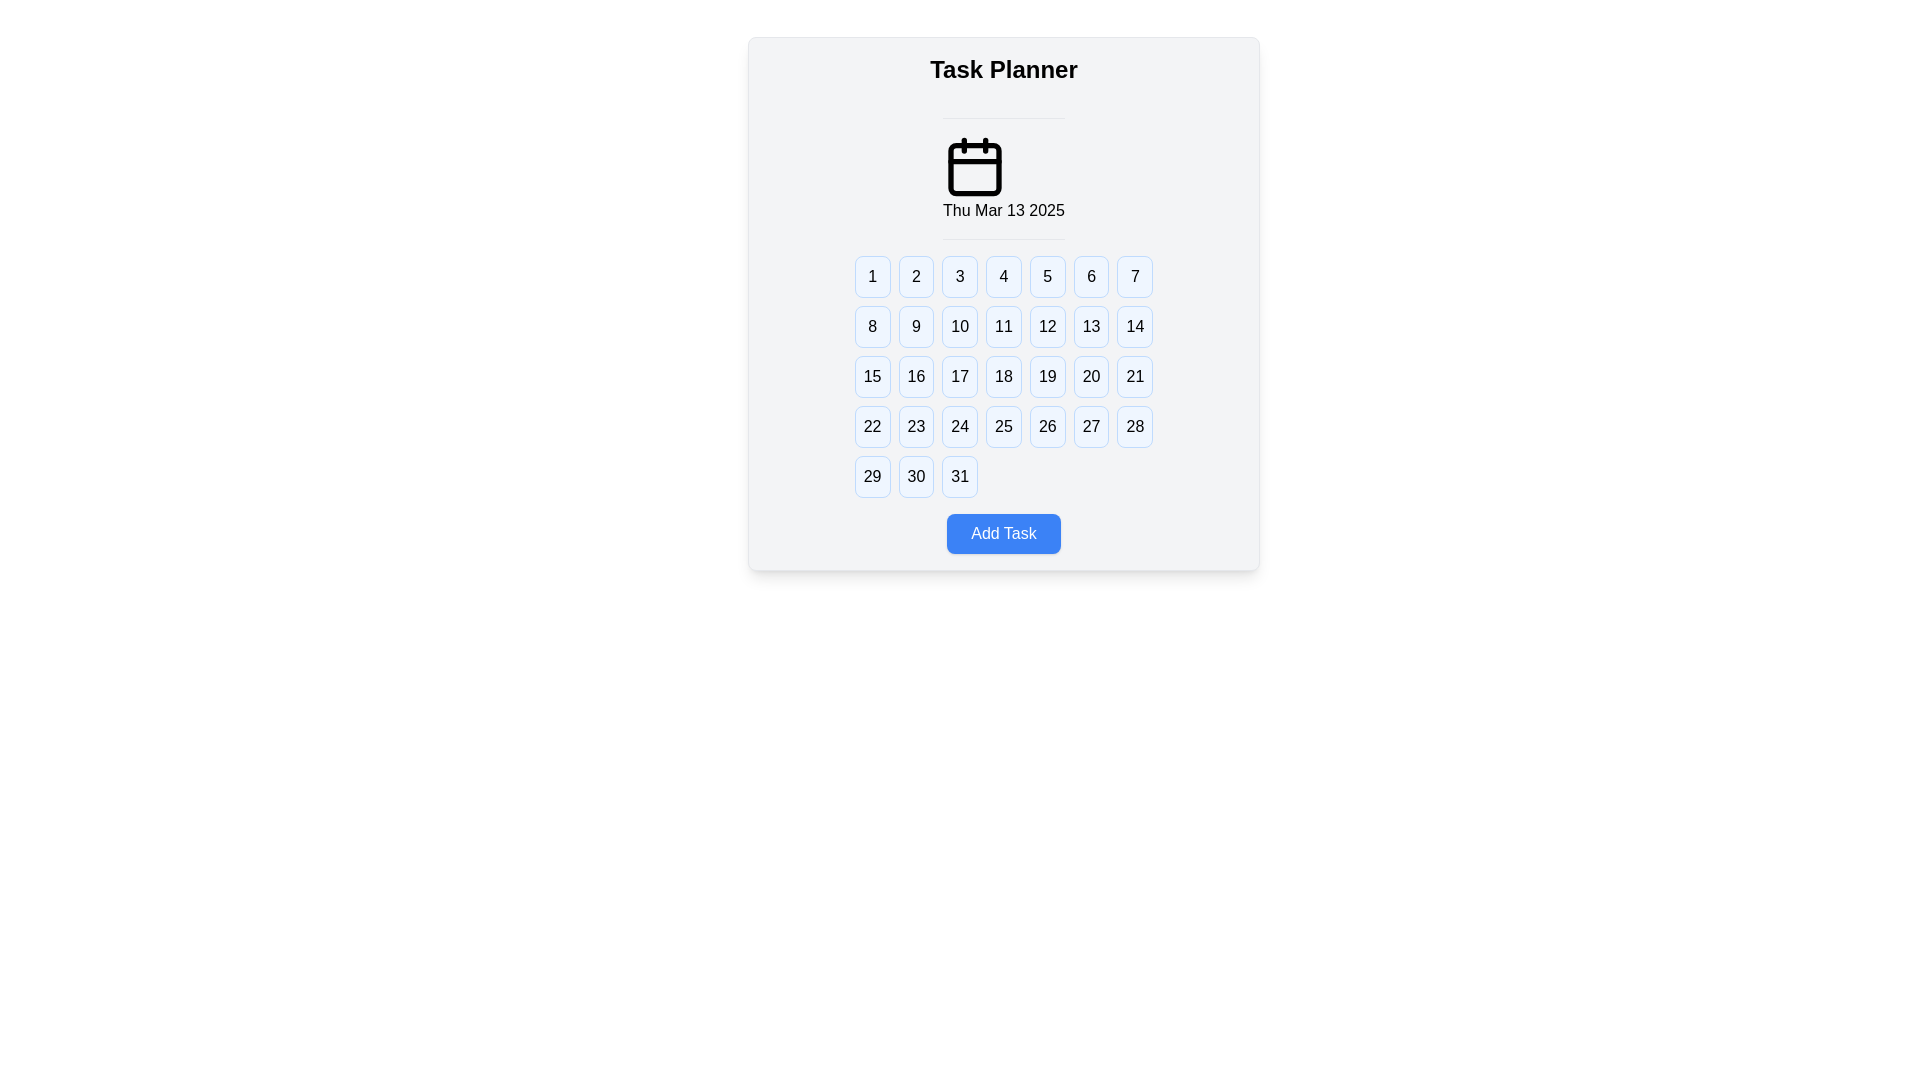  Describe the element at coordinates (872, 377) in the screenshot. I see `the square-shaped button with a light blue background displaying the number '15', located in the third row and first column of a 7-column grid` at that location.